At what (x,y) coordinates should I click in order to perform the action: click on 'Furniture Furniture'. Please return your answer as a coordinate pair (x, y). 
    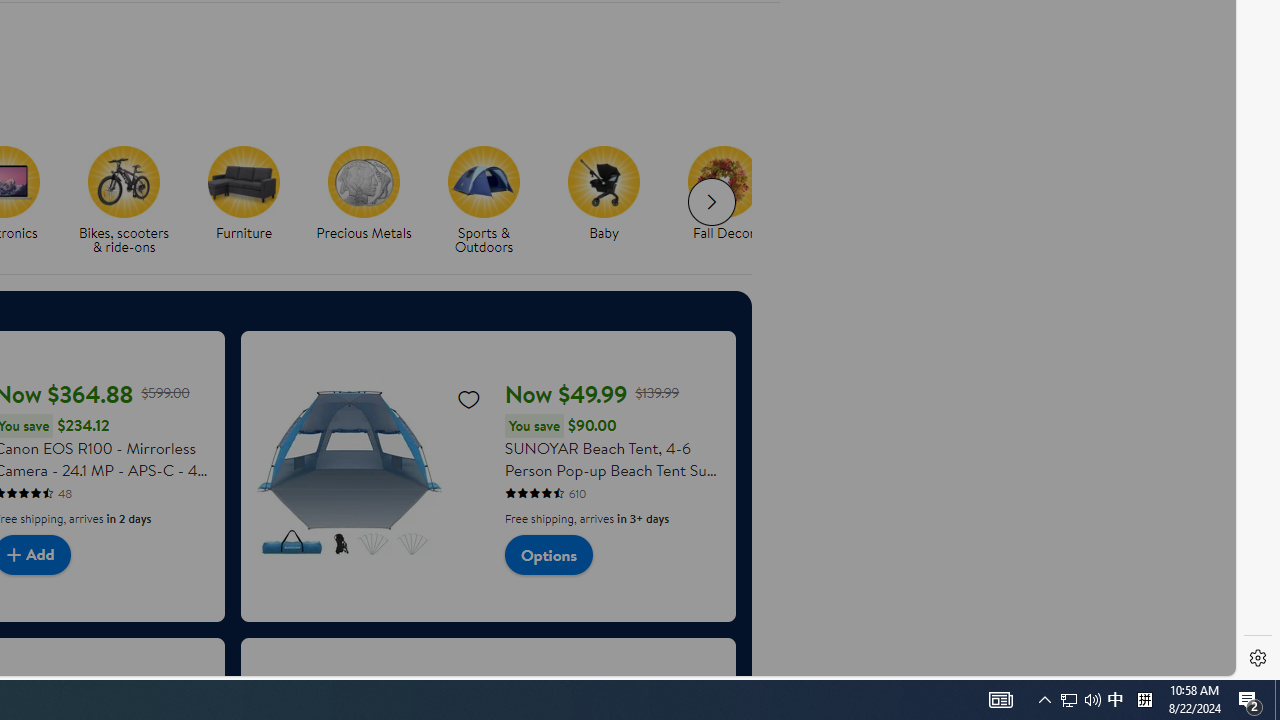
    Looking at the image, I should click on (242, 194).